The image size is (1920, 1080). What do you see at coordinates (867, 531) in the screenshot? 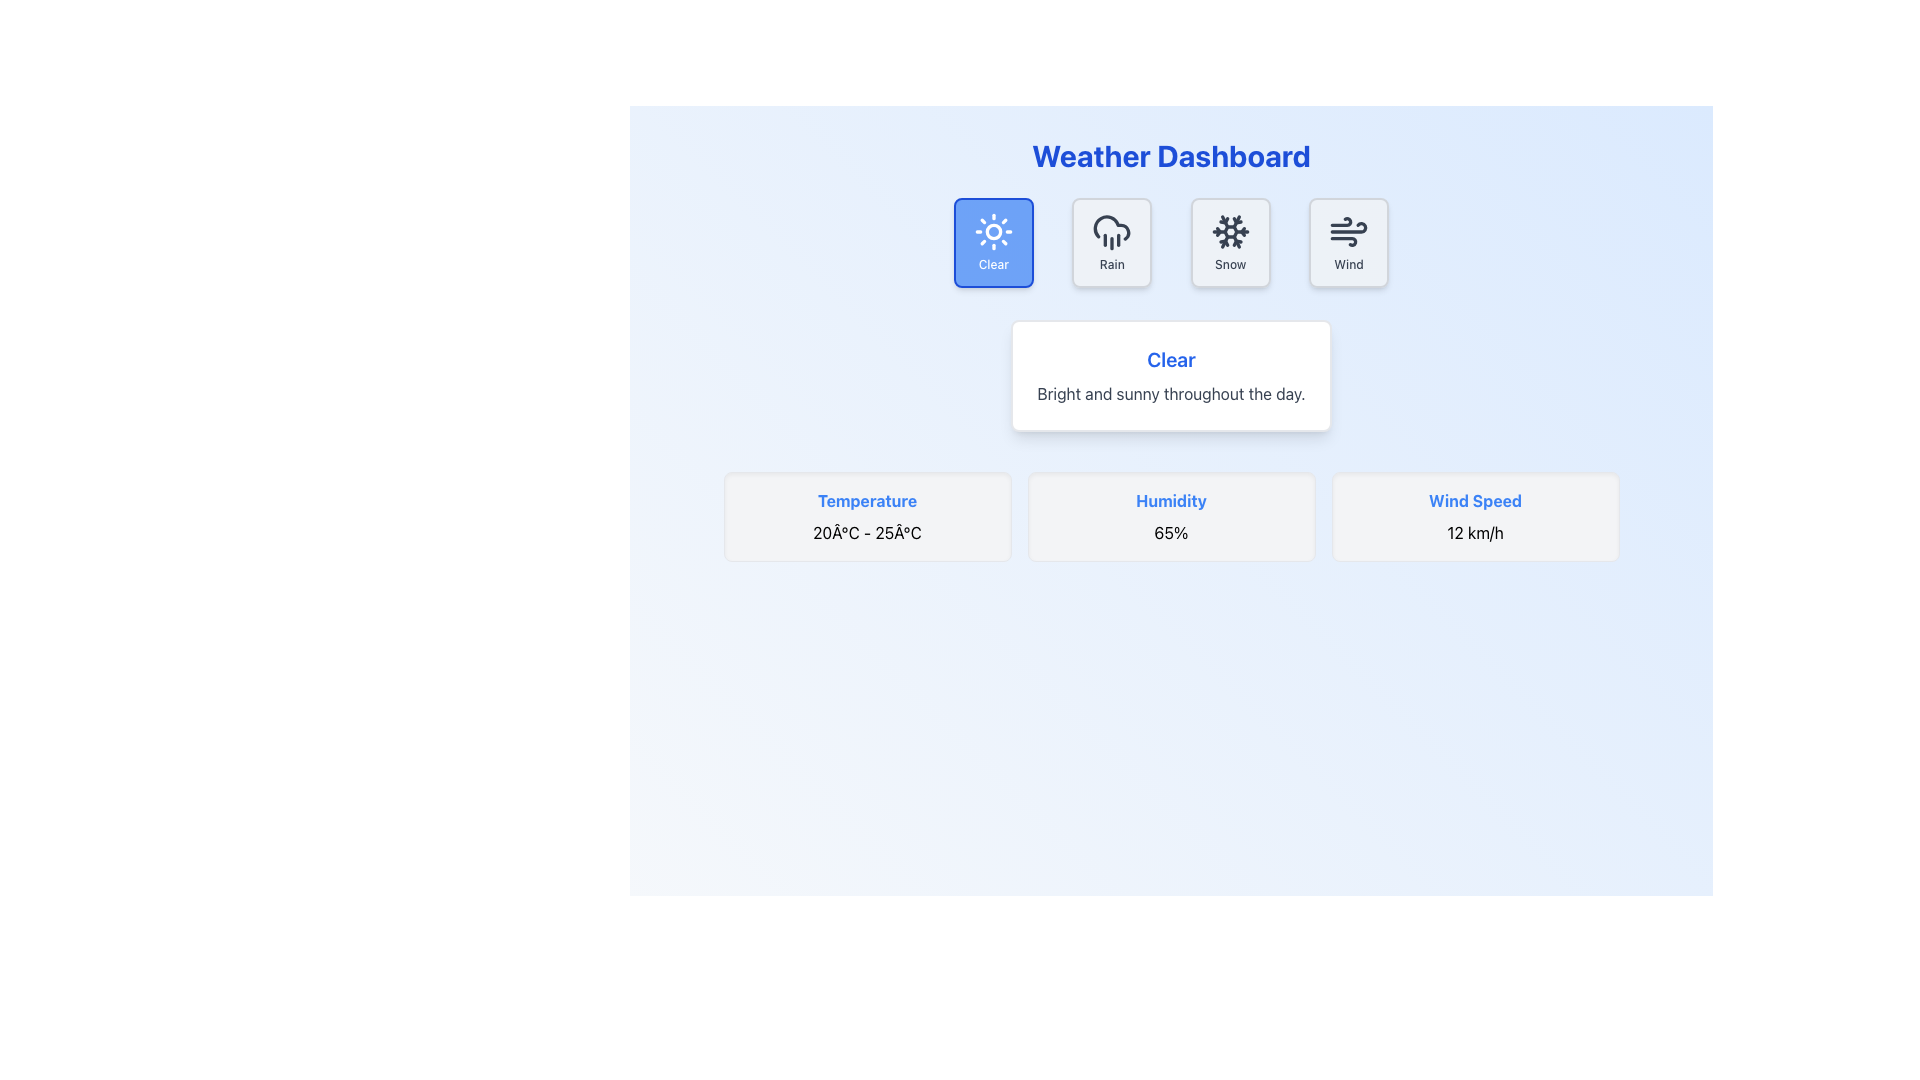
I see `the static text displaying the range of temperature values, which is located directly below the 'Temperature' heading in the bottom-left section of the interface` at bounding box center [867, 531].